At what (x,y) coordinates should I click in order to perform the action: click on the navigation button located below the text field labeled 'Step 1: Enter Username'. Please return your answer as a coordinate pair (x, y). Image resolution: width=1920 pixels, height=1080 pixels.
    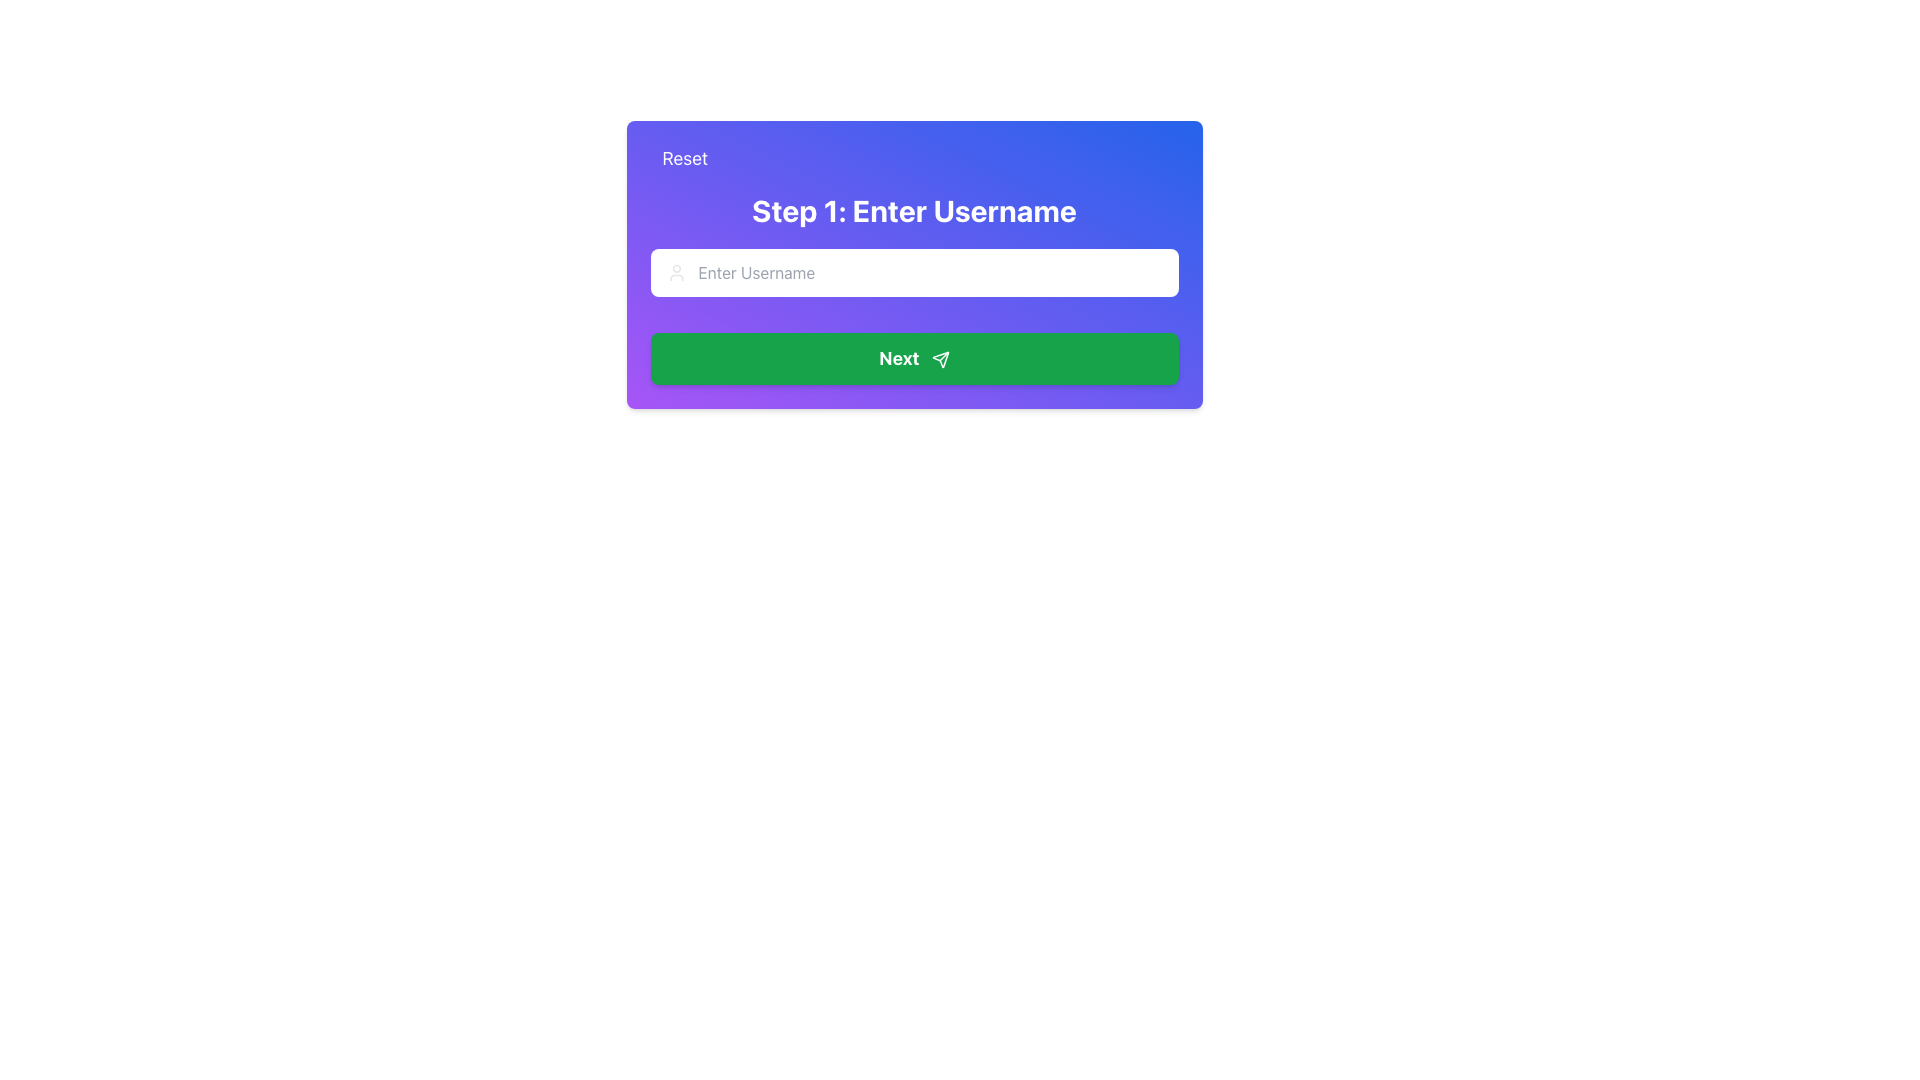
    Looking at the image, I should click on (913, 357).